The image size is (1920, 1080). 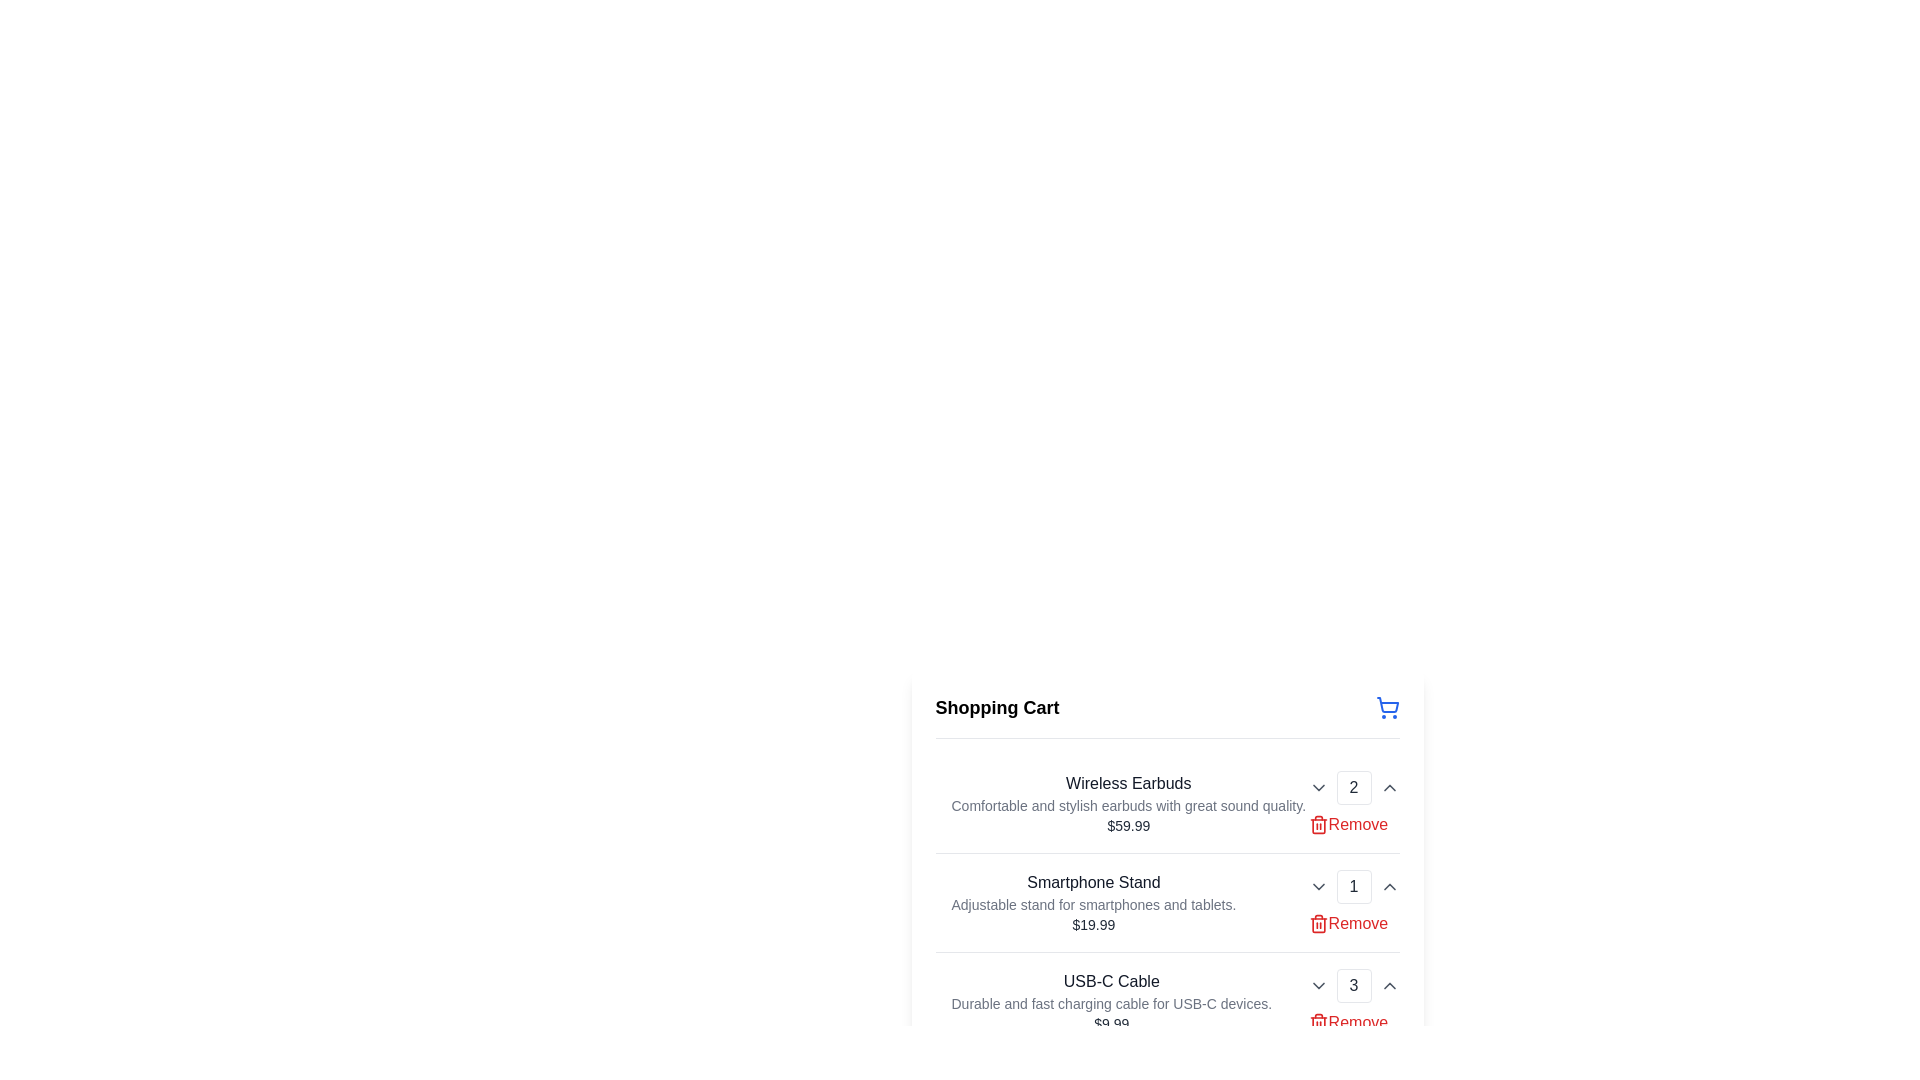 I want to click on the trash can icon, which is a simple line style SVG component located to the right of the shopping cart list item, so click(x=1318, y=826).